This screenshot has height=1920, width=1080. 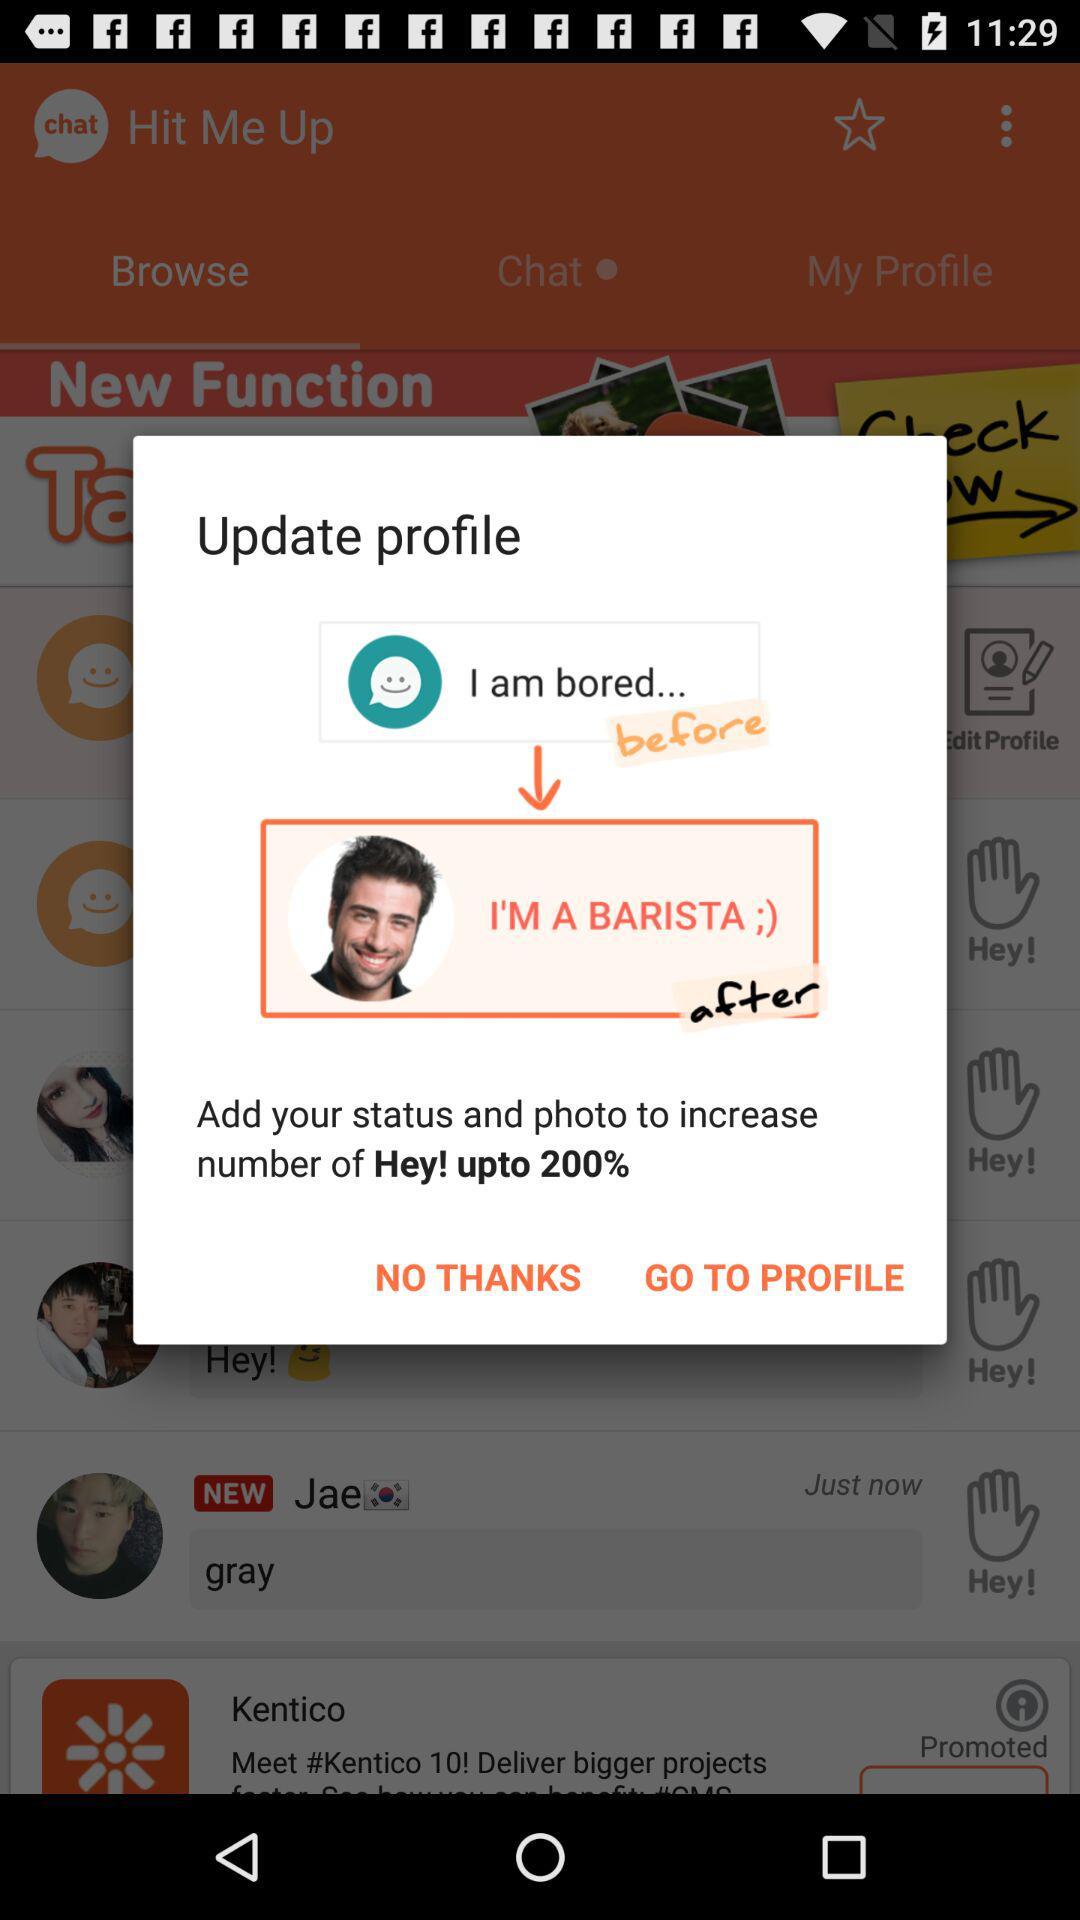 I want to click on the no thanks icon, so click(x=478, y=1275).